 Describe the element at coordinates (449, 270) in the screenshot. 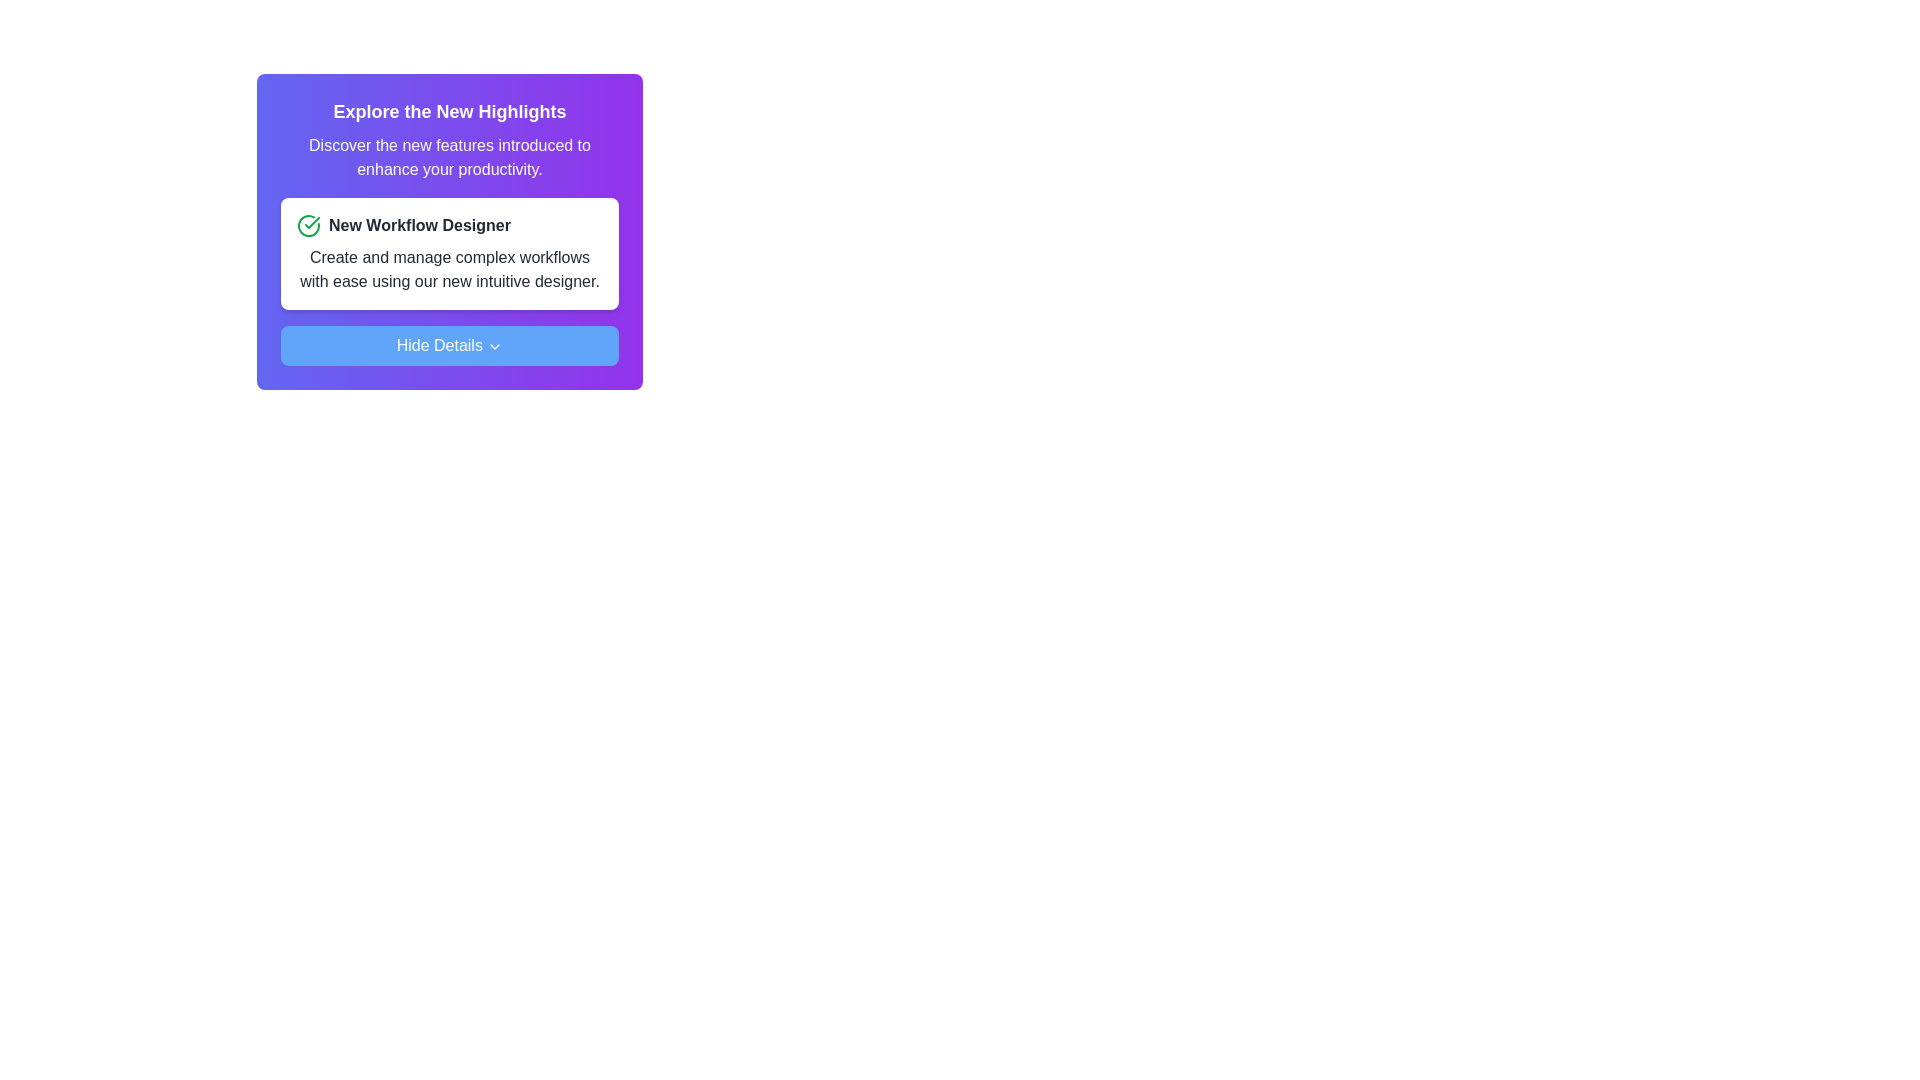

I see `the textual description reading 'Create and manage complex workflows with ease using our new intuitive designer.' that is located below the header 'New Workflow Designer'` at that location.